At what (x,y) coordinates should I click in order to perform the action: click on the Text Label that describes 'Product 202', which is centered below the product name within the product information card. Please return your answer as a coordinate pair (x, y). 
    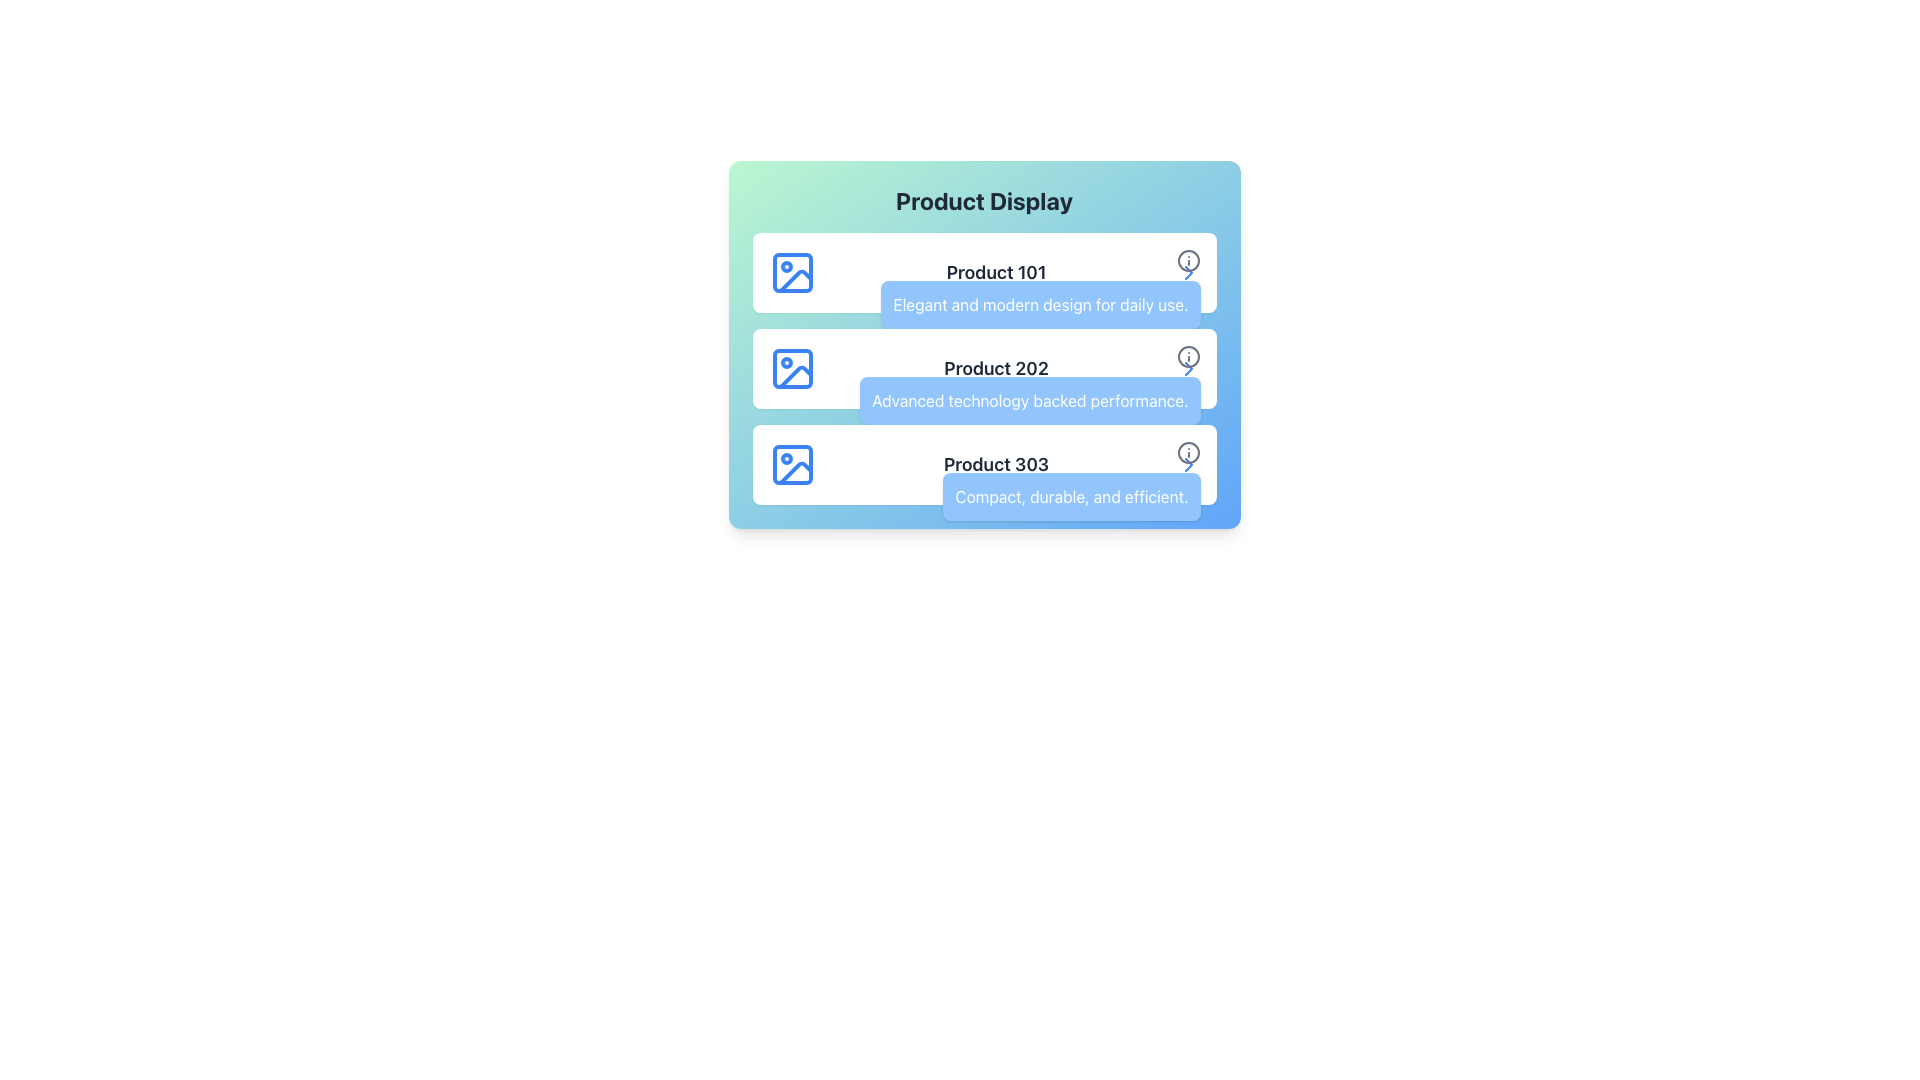
    Looking at the image, I should click on (1030, 401).